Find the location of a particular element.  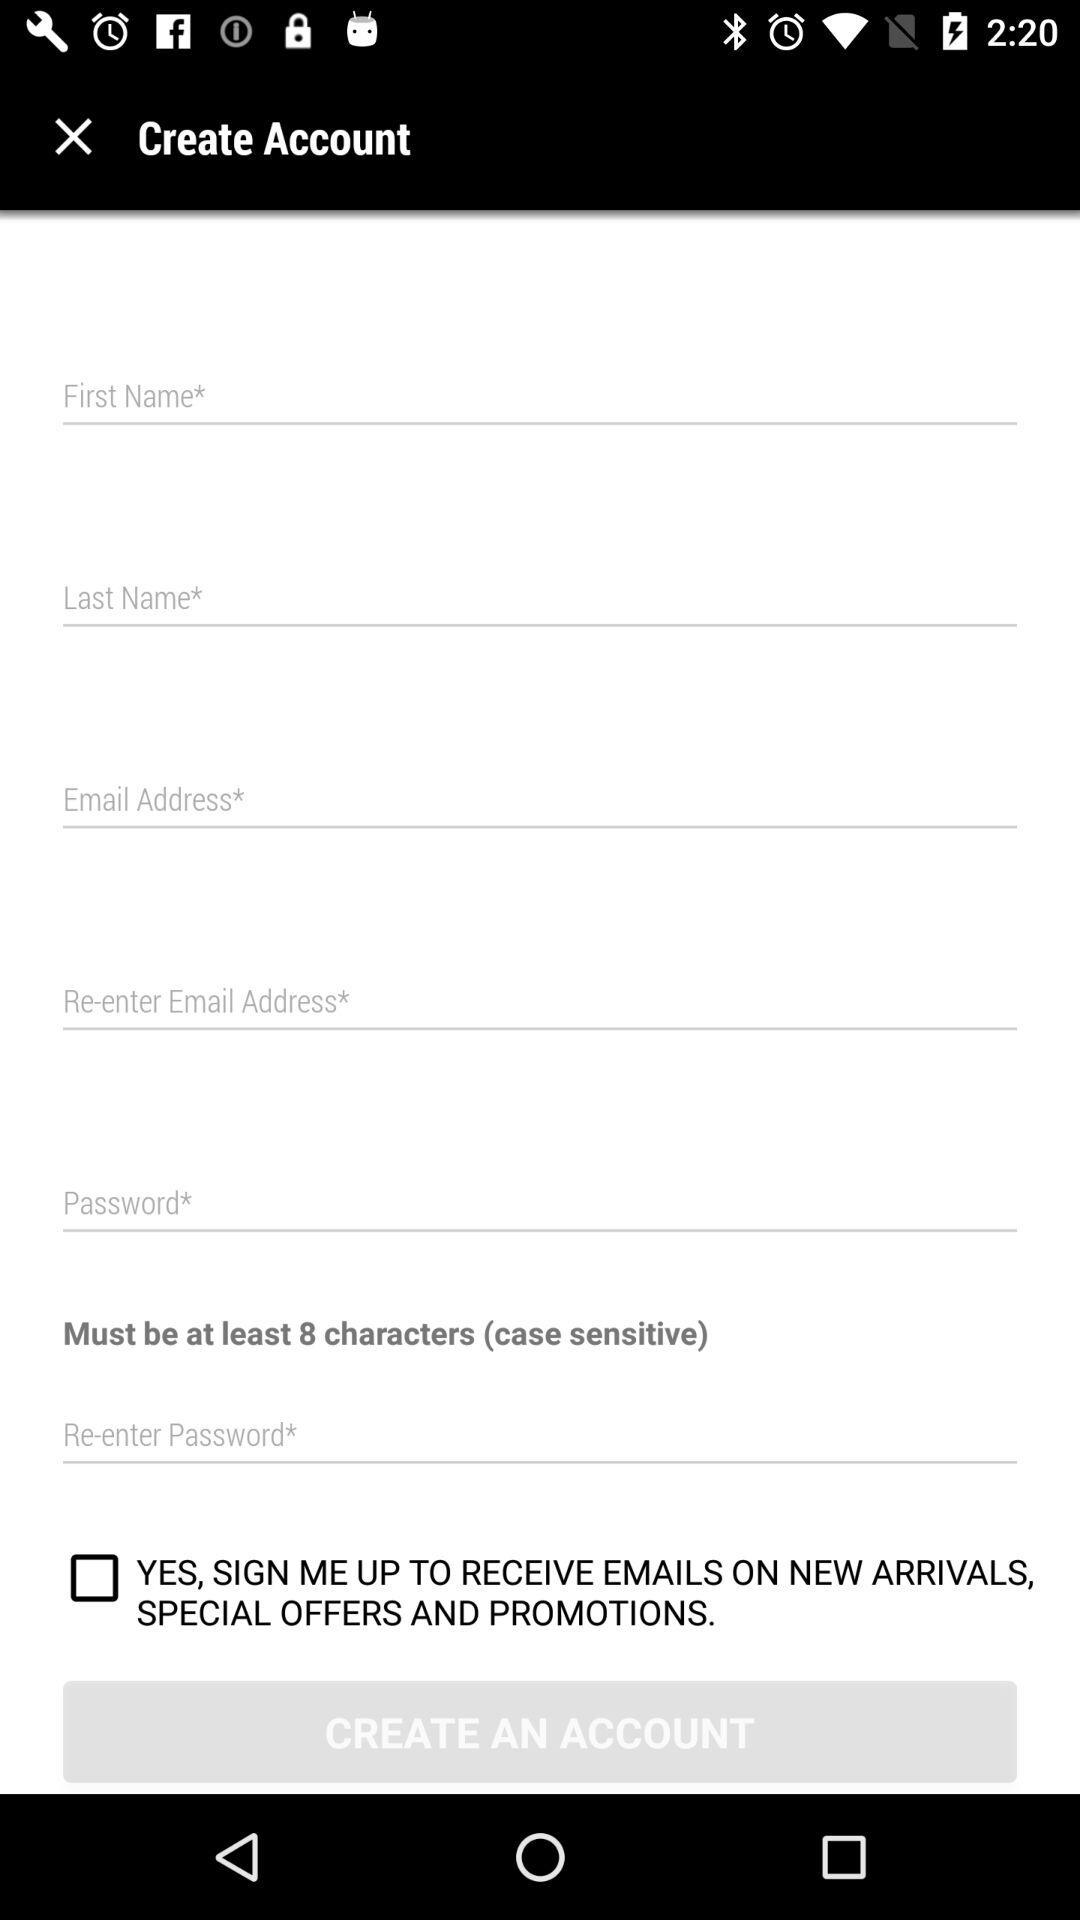

re-enter password is located at coordinates (540, 1434).